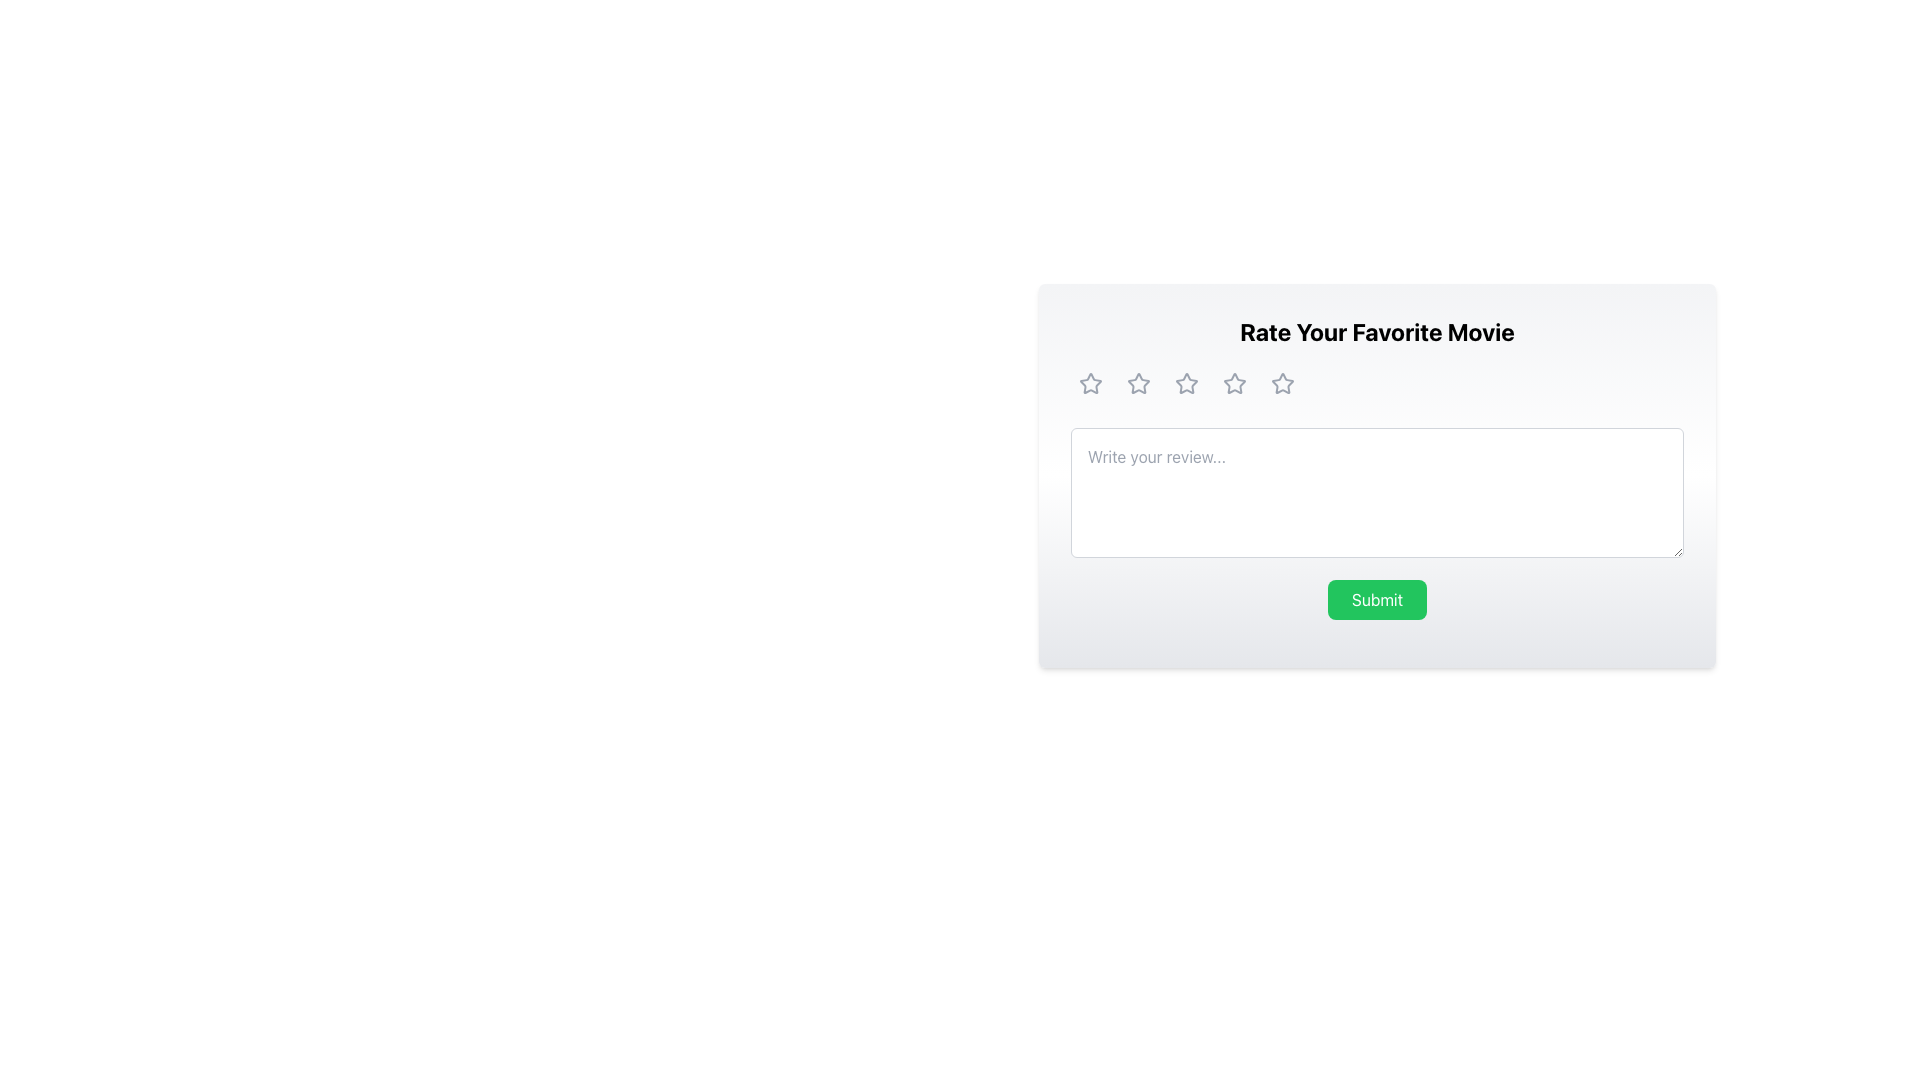  Describe the element at coordinates (1138, 384) in the screenshot. I see `the first star icon in the rating component` at that location.